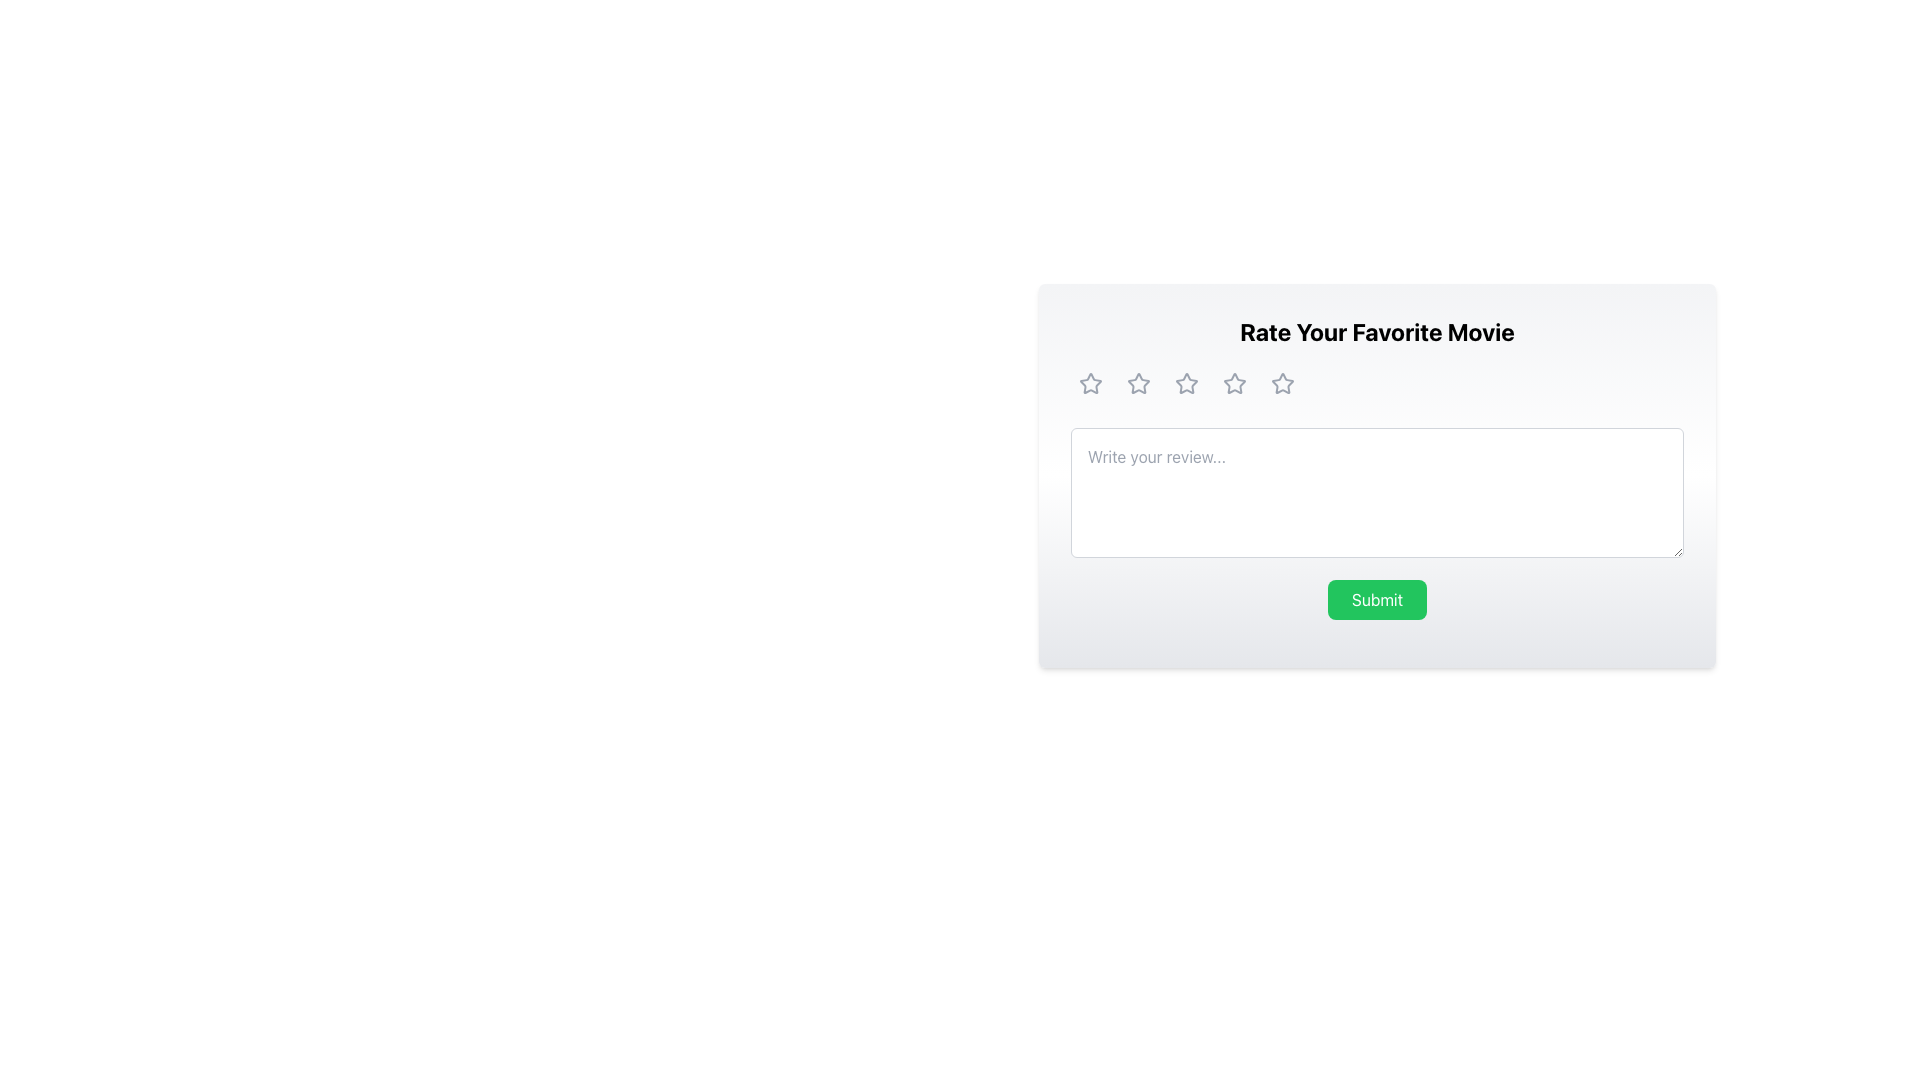  Describe the element at coordinates (1138, 384) in the screenshot. I see `the first star icon in the rating component` at that location.